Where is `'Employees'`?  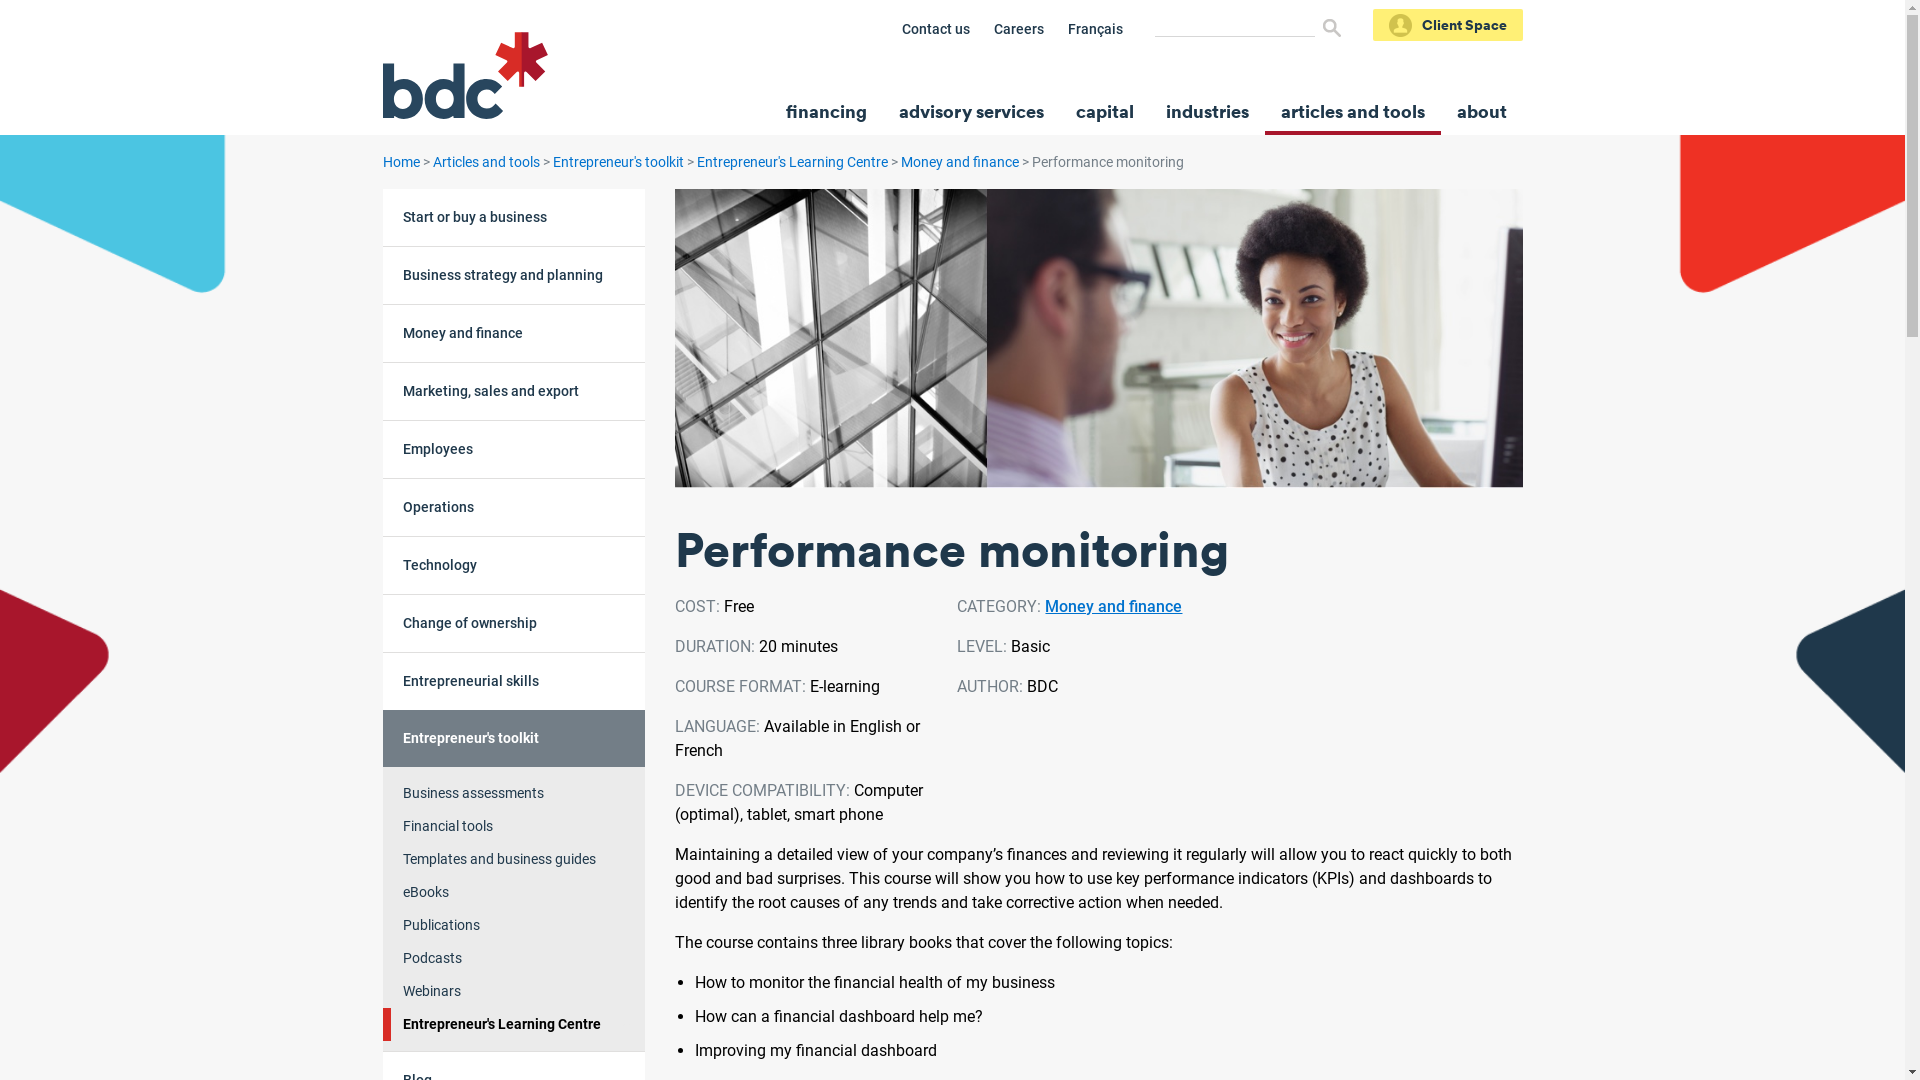
'Employees' is located at coordinates (513, 447).